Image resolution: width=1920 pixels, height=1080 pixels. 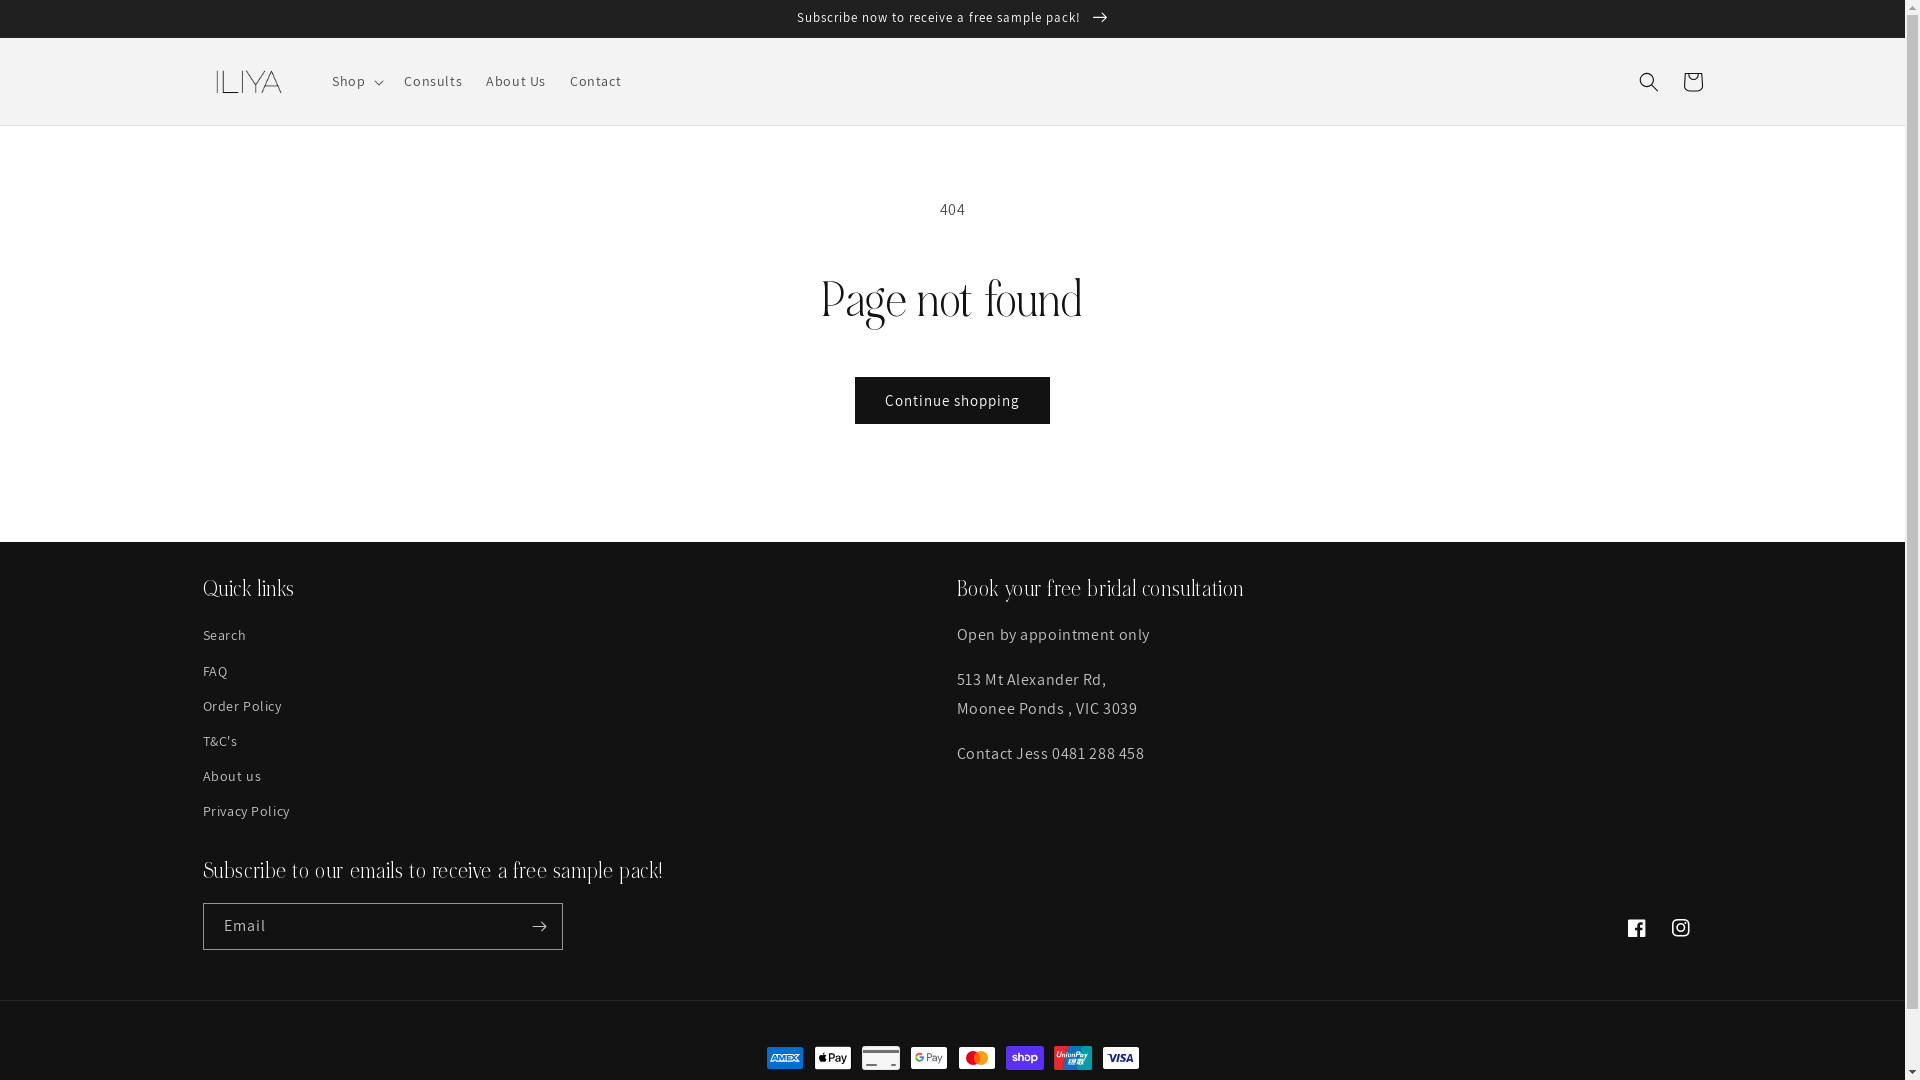 I want to click on 'Contact', so click(x=594, y=80).